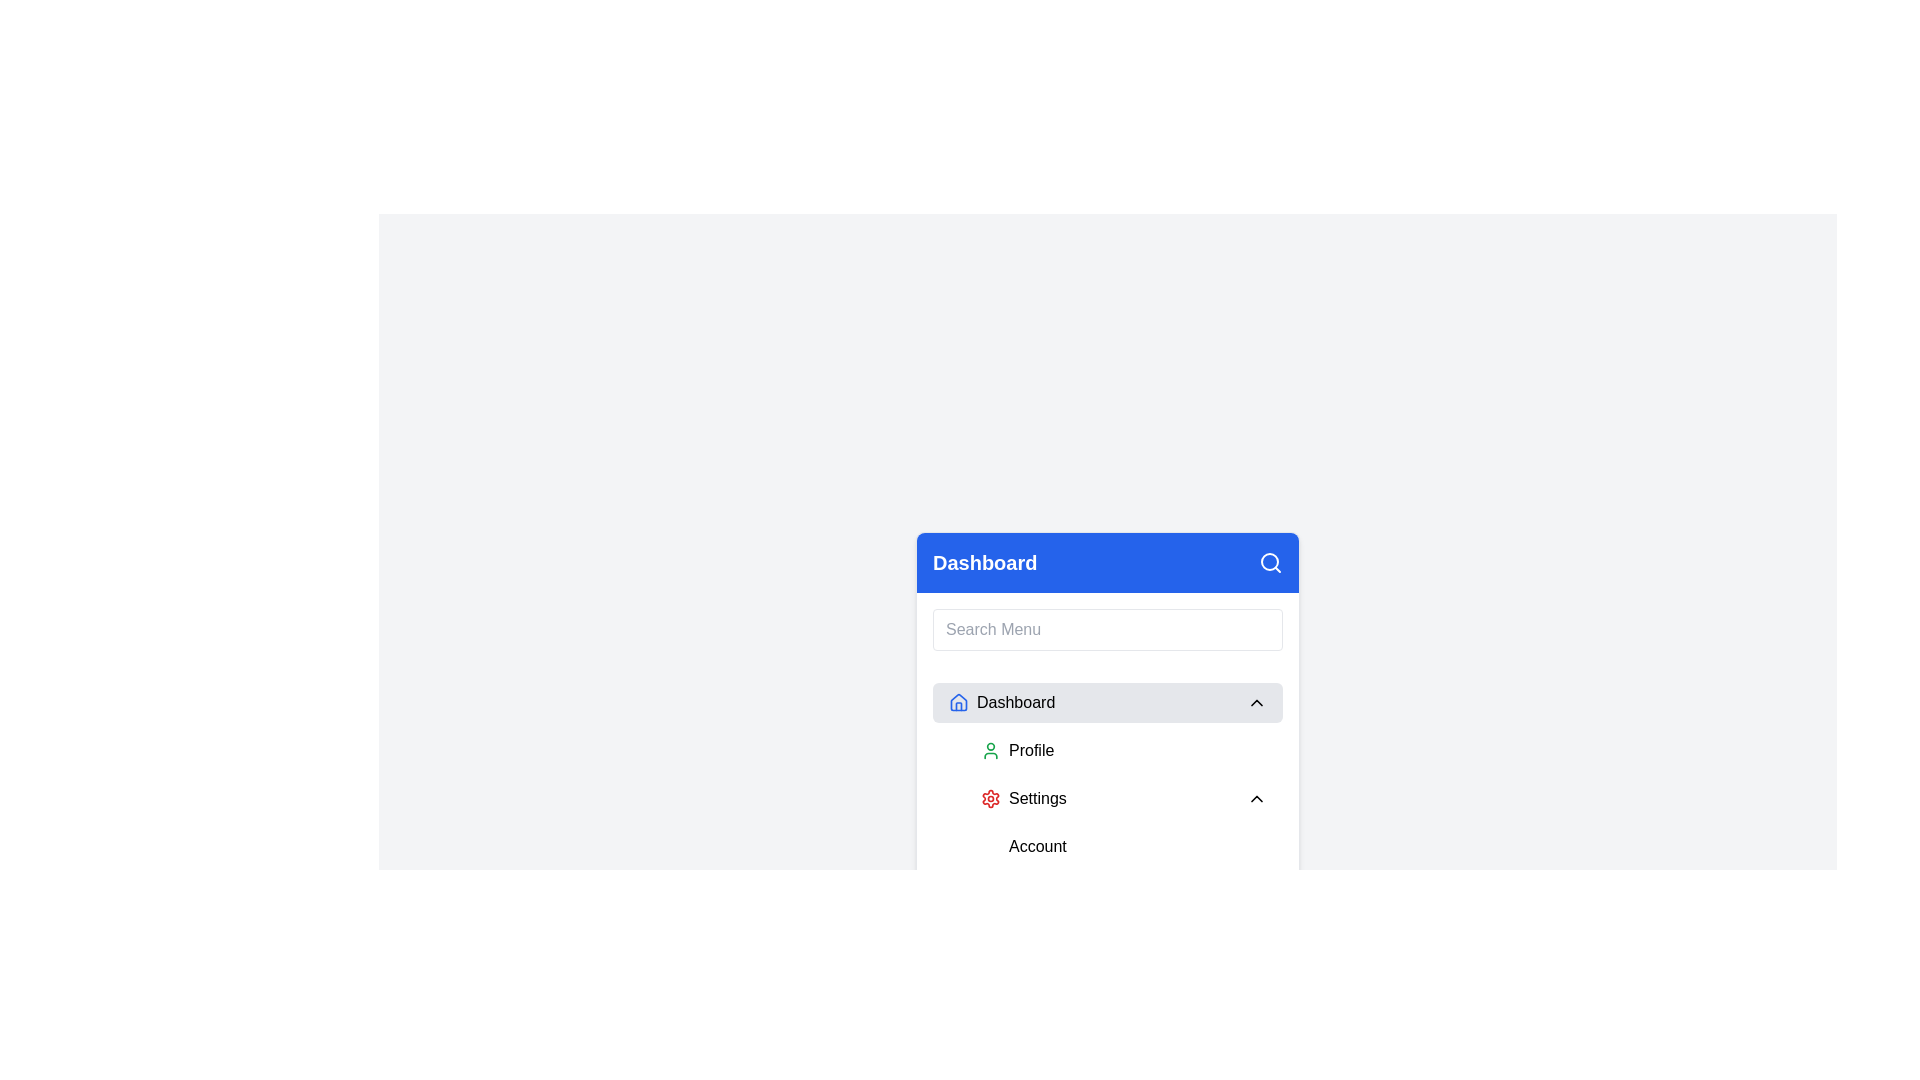  Describe the element at coordinates (1270, 563) in the screenshot. I see `the search functionality icon located in the top right corner of the blue header section, aligned with the 'Dashboard' text` at that location.